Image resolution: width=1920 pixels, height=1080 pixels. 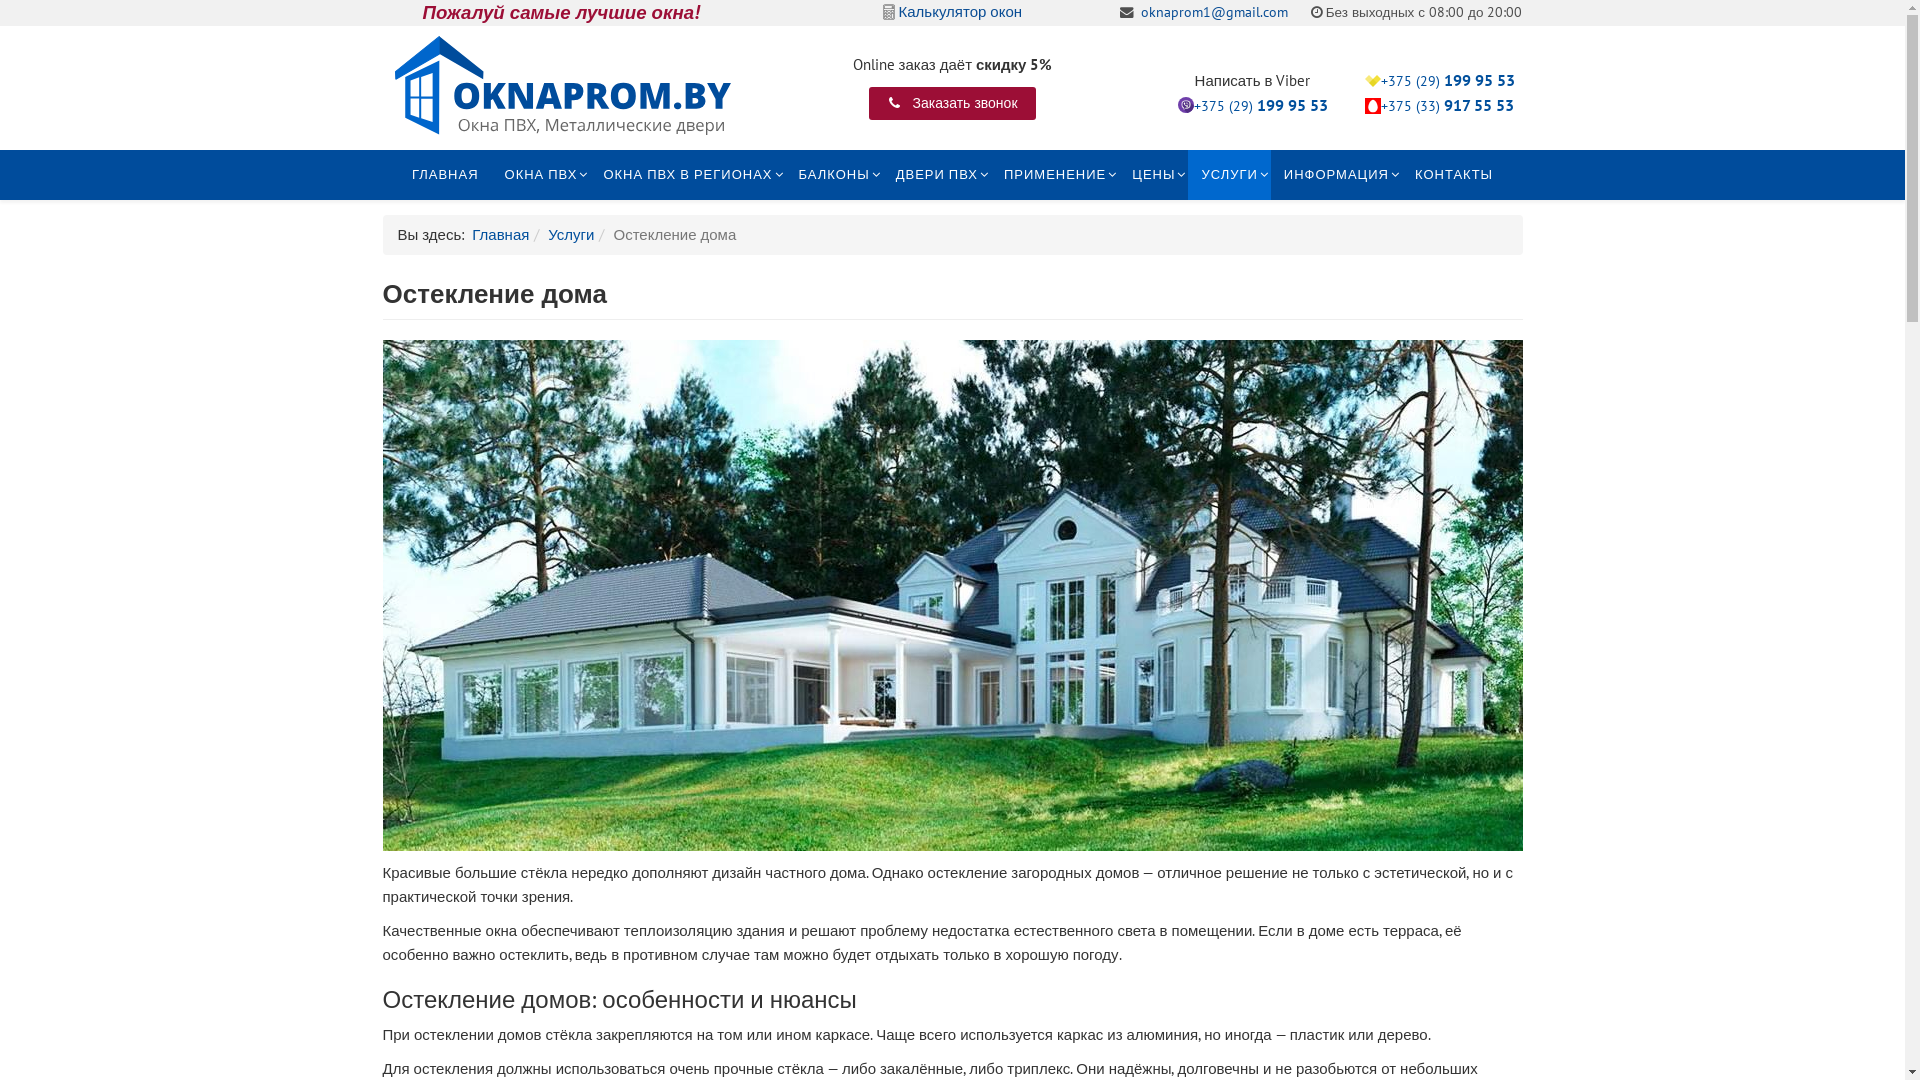 What do you see at coordinates (1447, 105) in the screenshot?
I see `'+375 (33) 917 55 53'` at bounding box center [1447, 105].